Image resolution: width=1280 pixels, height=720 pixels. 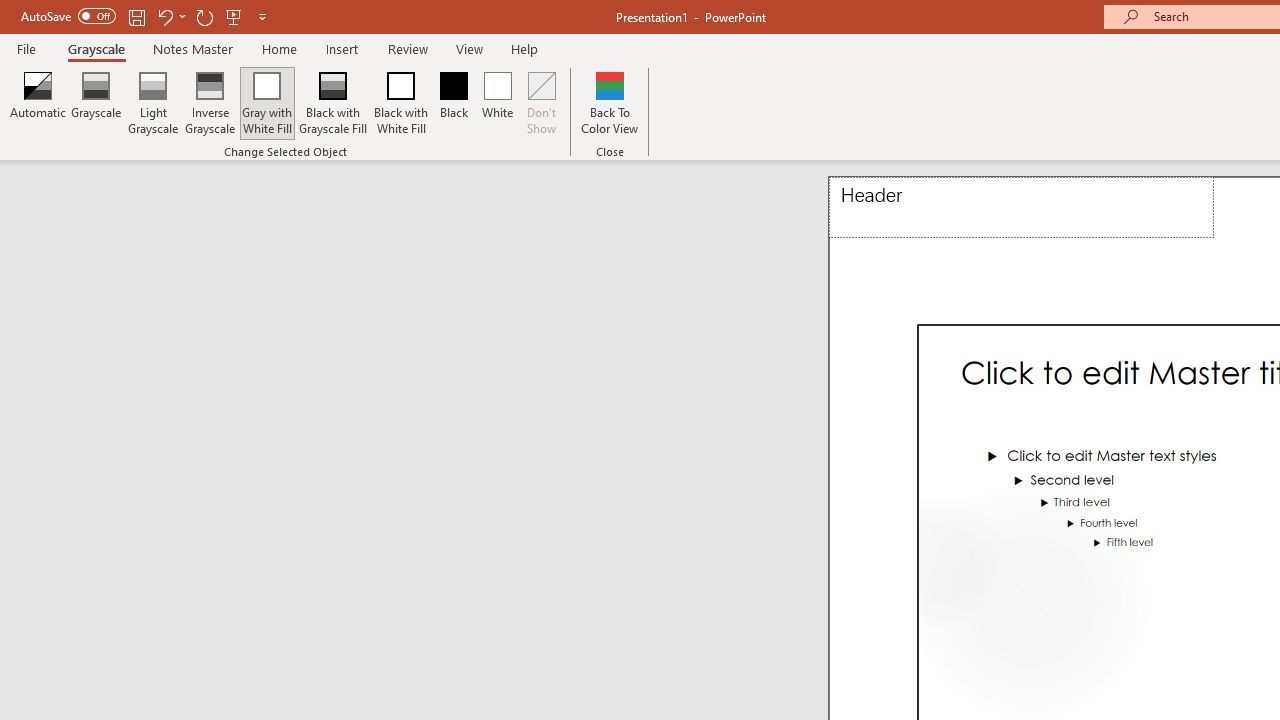 I want to click on 'Light Grayscale', so click(x=151, y=103).